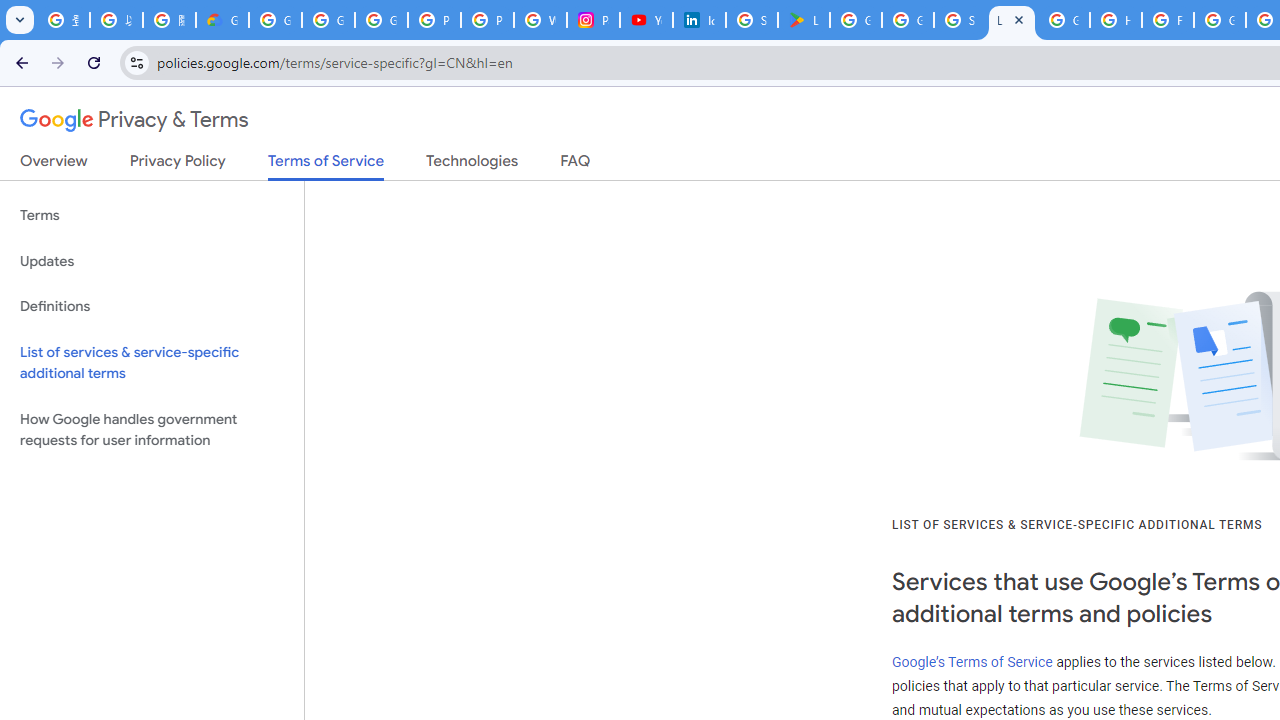 The width and height of the screenshot is (1280, 720). What do you see at coordinates (751, 20) in the screenshot?
I see `'Sign in - Google Accounts'` at bounding box center [751, 20].